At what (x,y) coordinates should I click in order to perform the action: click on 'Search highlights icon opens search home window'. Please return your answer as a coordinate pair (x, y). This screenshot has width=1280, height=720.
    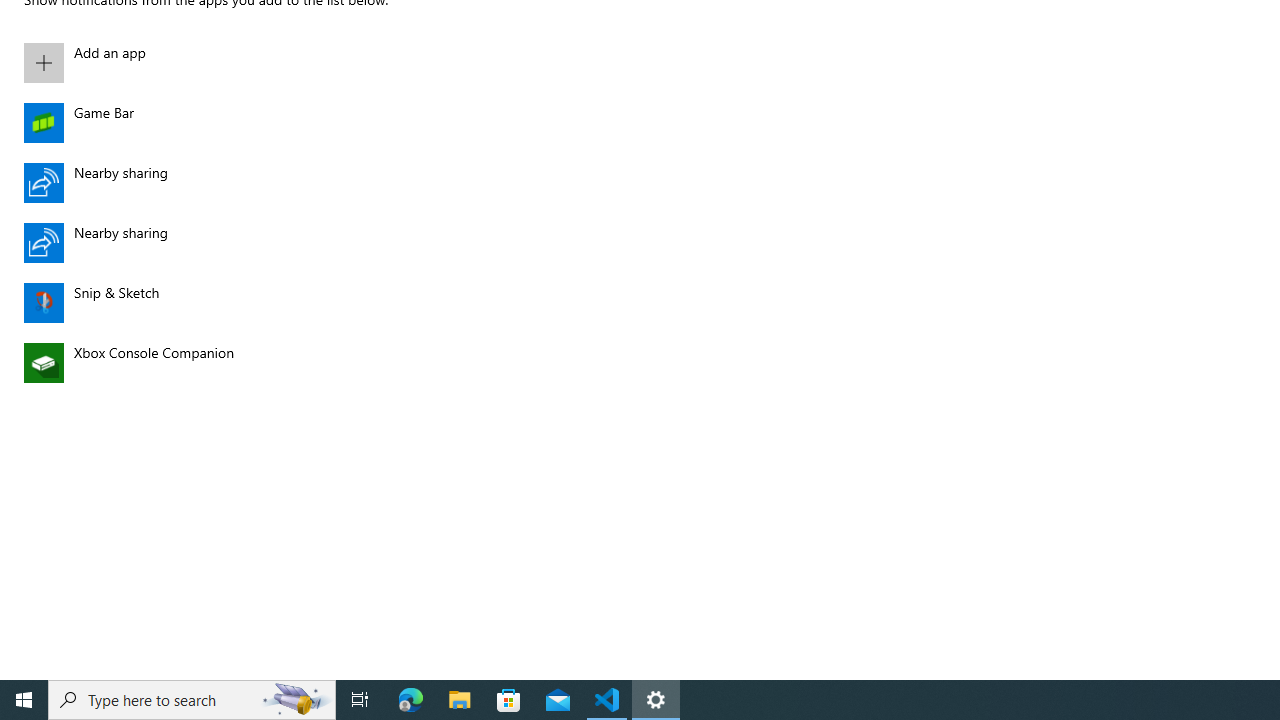
    Looking at the image, I should click on (294, 698).